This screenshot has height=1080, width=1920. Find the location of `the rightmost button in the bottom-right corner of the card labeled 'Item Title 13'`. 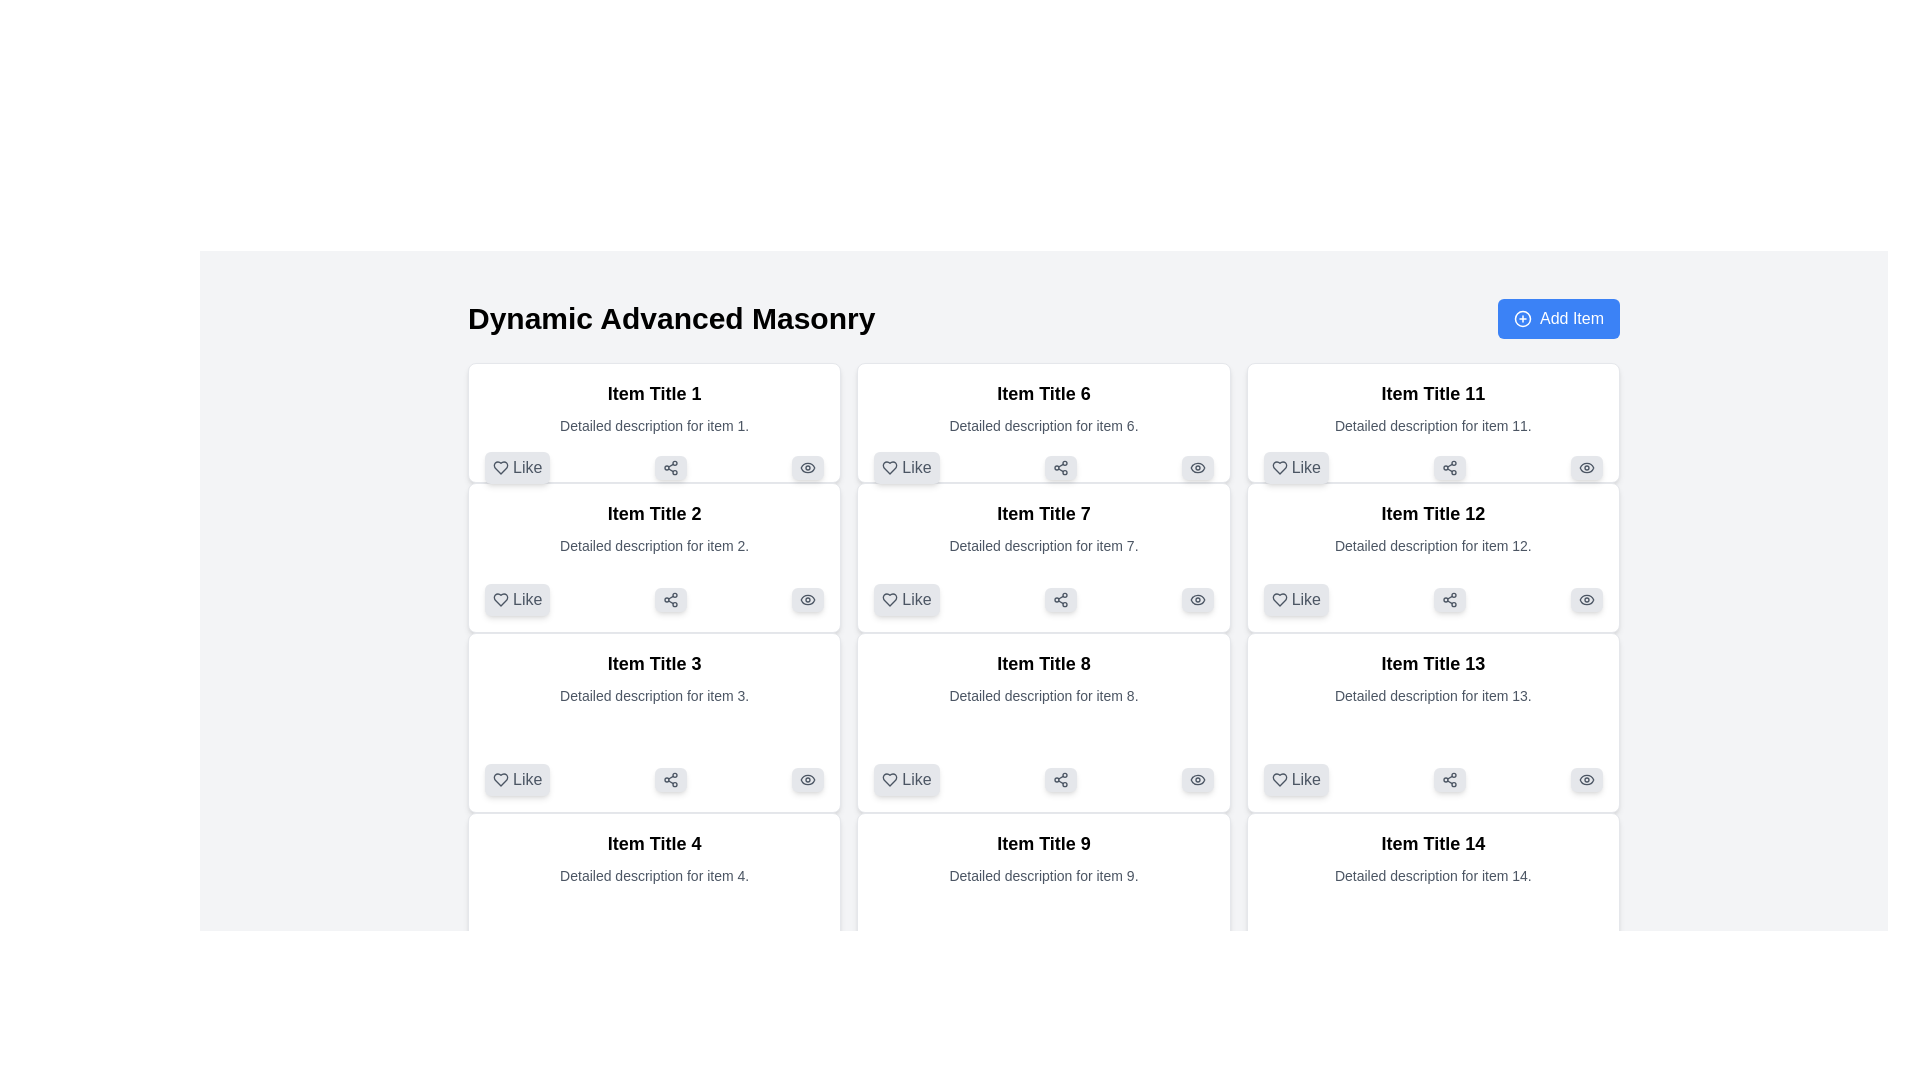

the rightmost button in the bottom-right corner of the card labeled 'Item Title 13' is located at coordinates (1586, 778).